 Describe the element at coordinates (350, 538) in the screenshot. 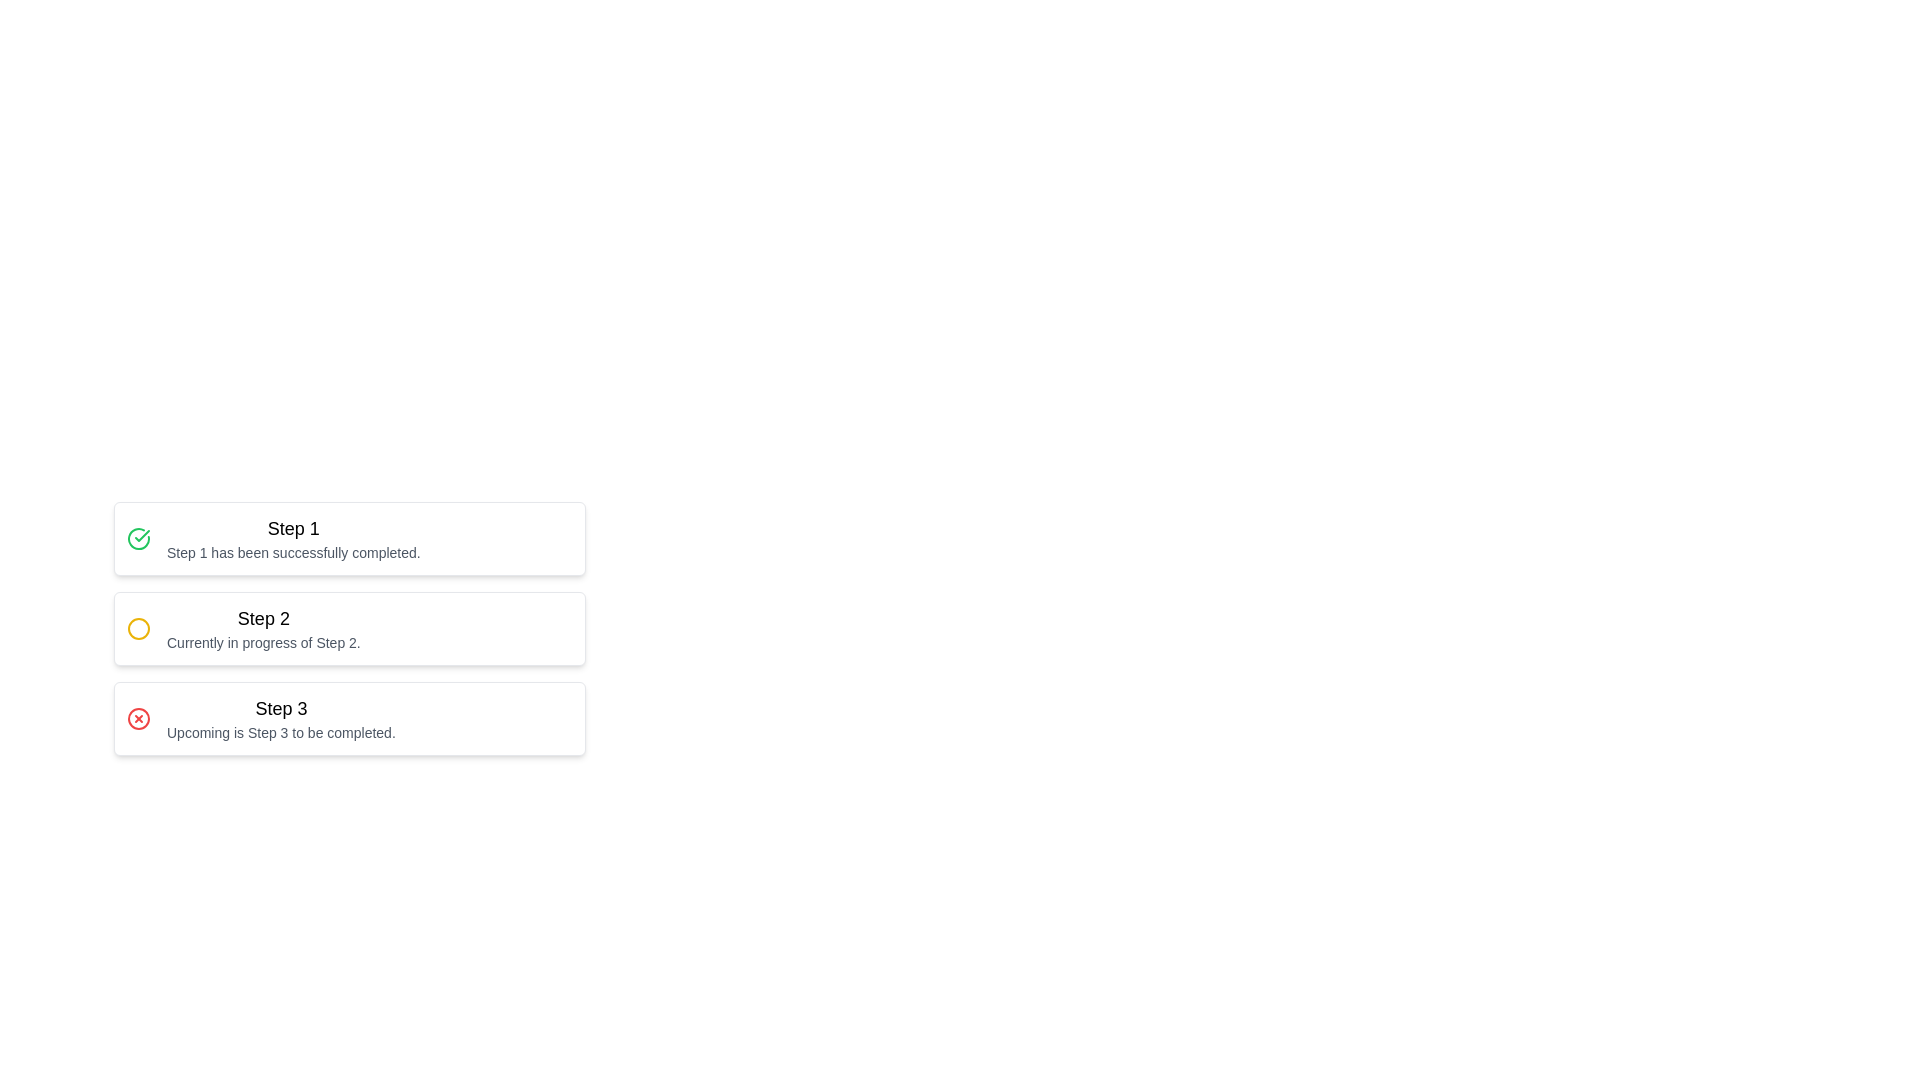

I see `the Information card displaying 'Step 1' and its completion status by clicking on it, which is the first card in a vertical list of three similar cards` at that location.